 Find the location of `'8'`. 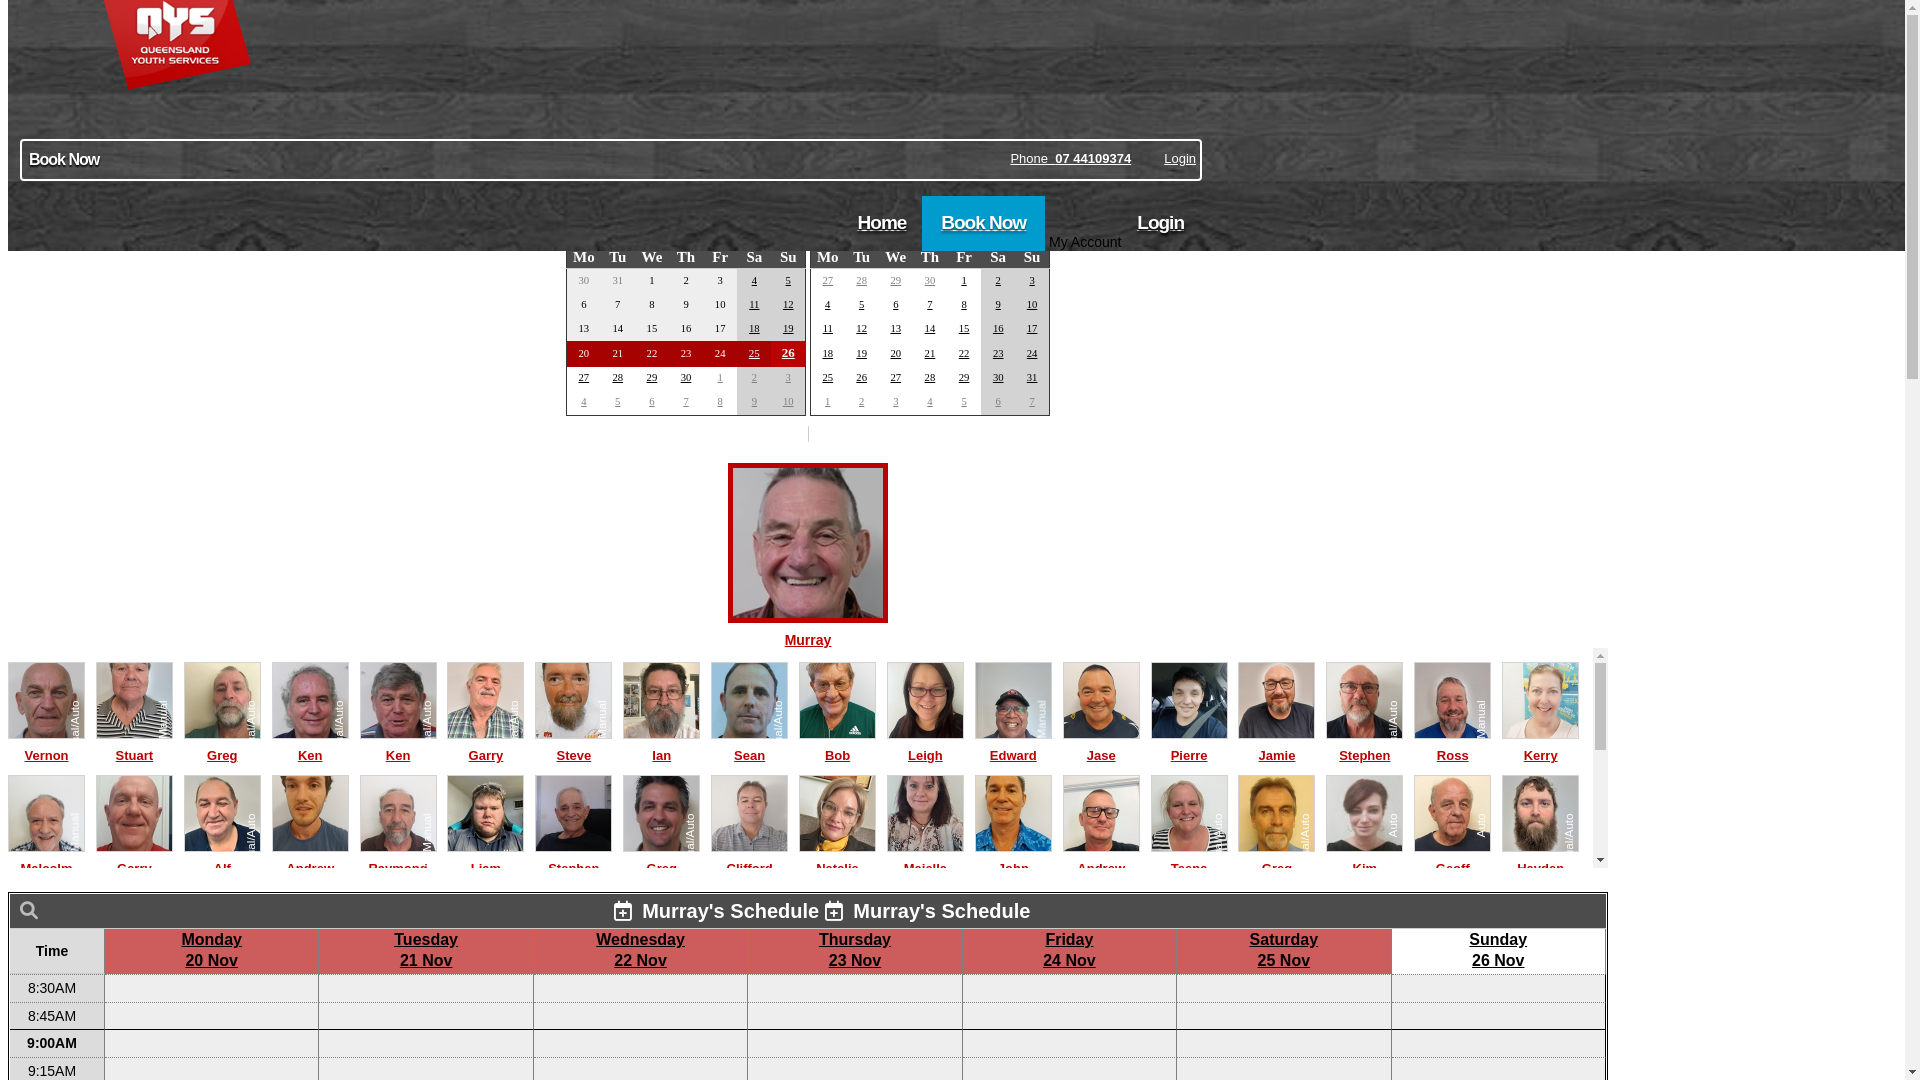

'8' is located at coordinates (720, 401).